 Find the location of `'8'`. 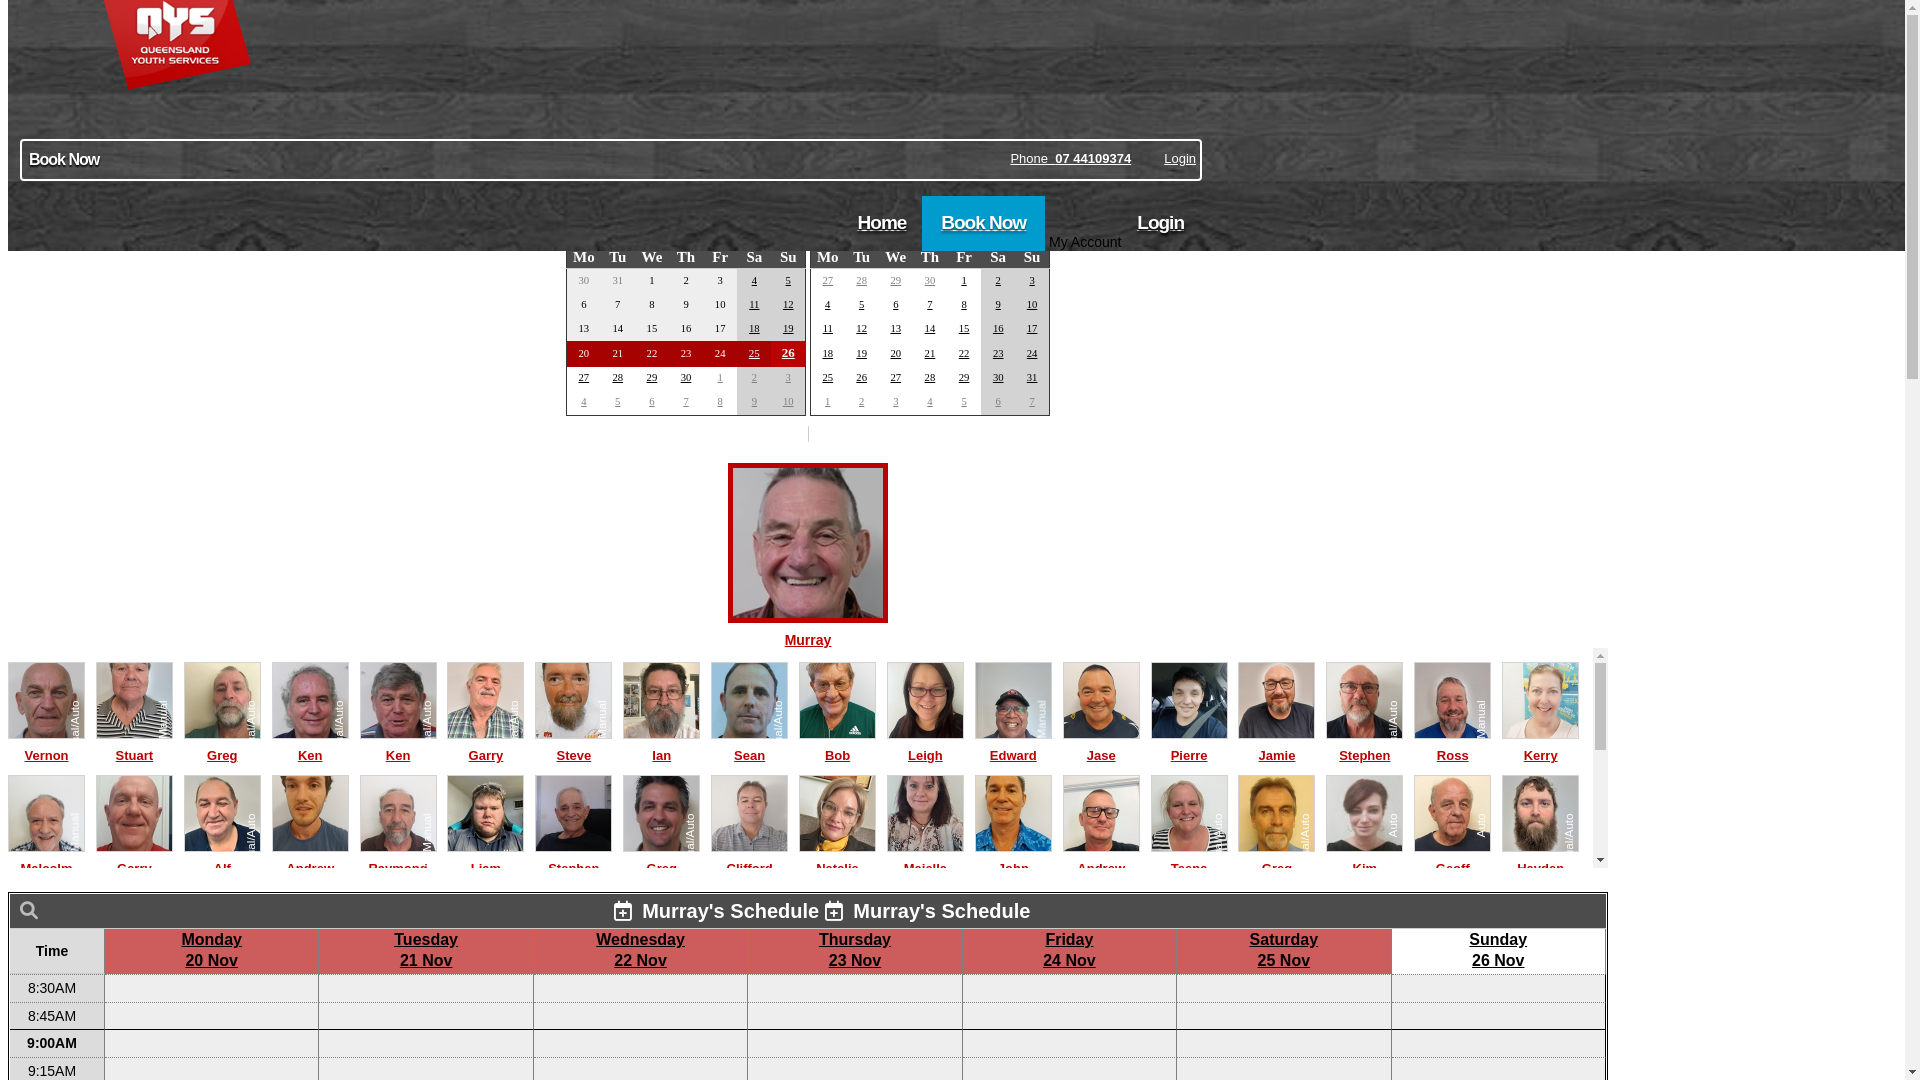

'8' is located at coordinates (720, 401).